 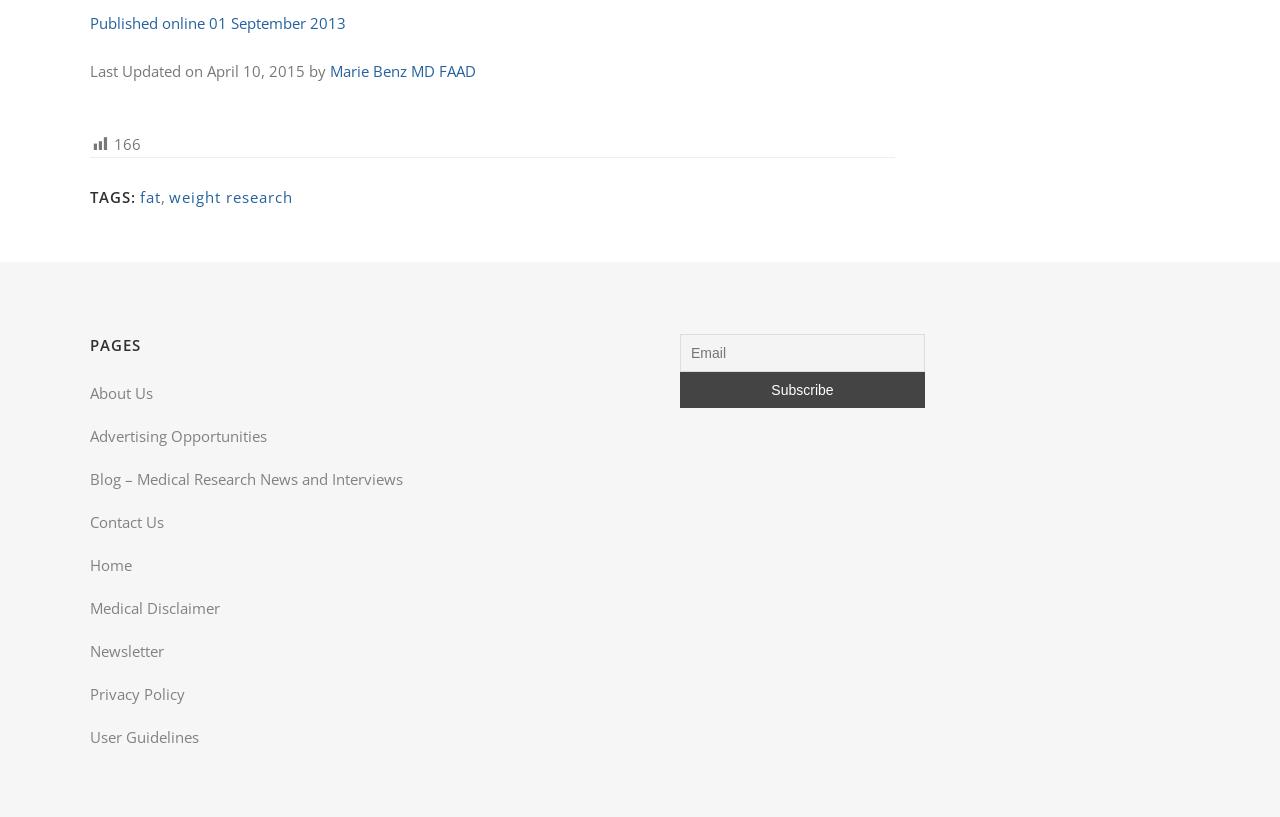 I want to click on 'weight research', so click(x=168, y=195).